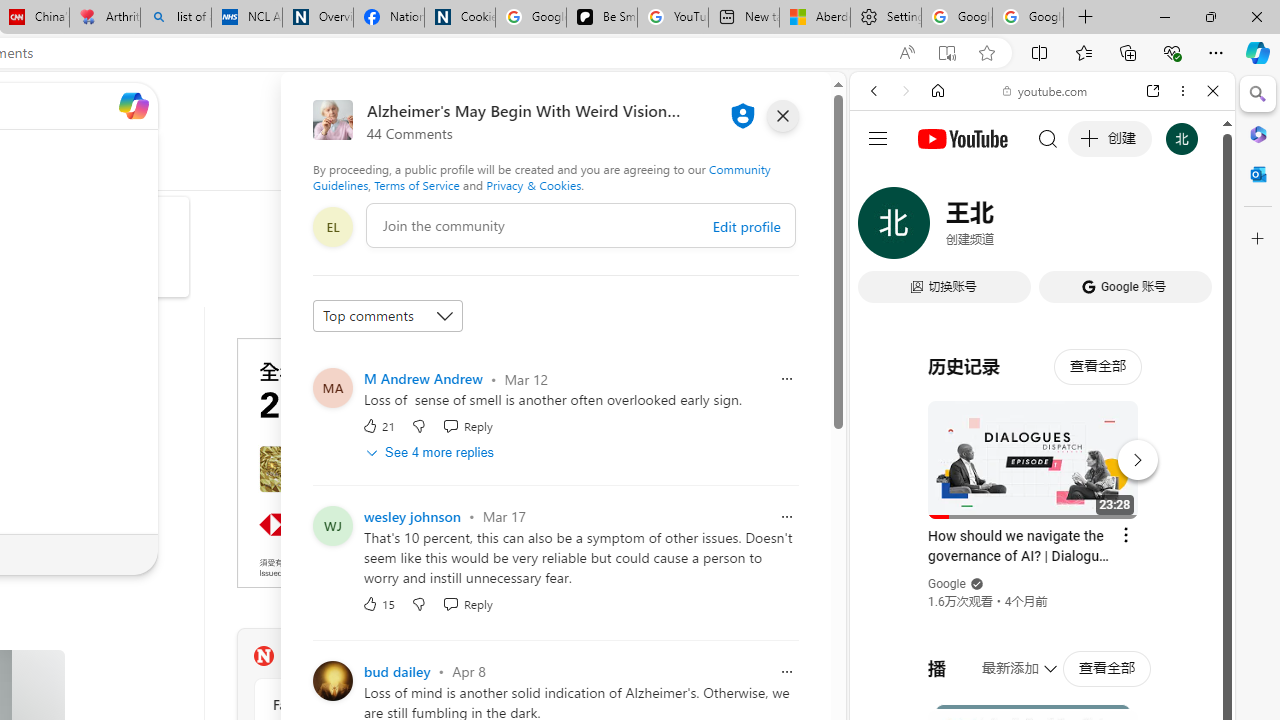 The width and height of the screenshot is (1280, 720). Describe the element at coordinates (905, 91) in the screenshot. I see `'Forward'` at that location.